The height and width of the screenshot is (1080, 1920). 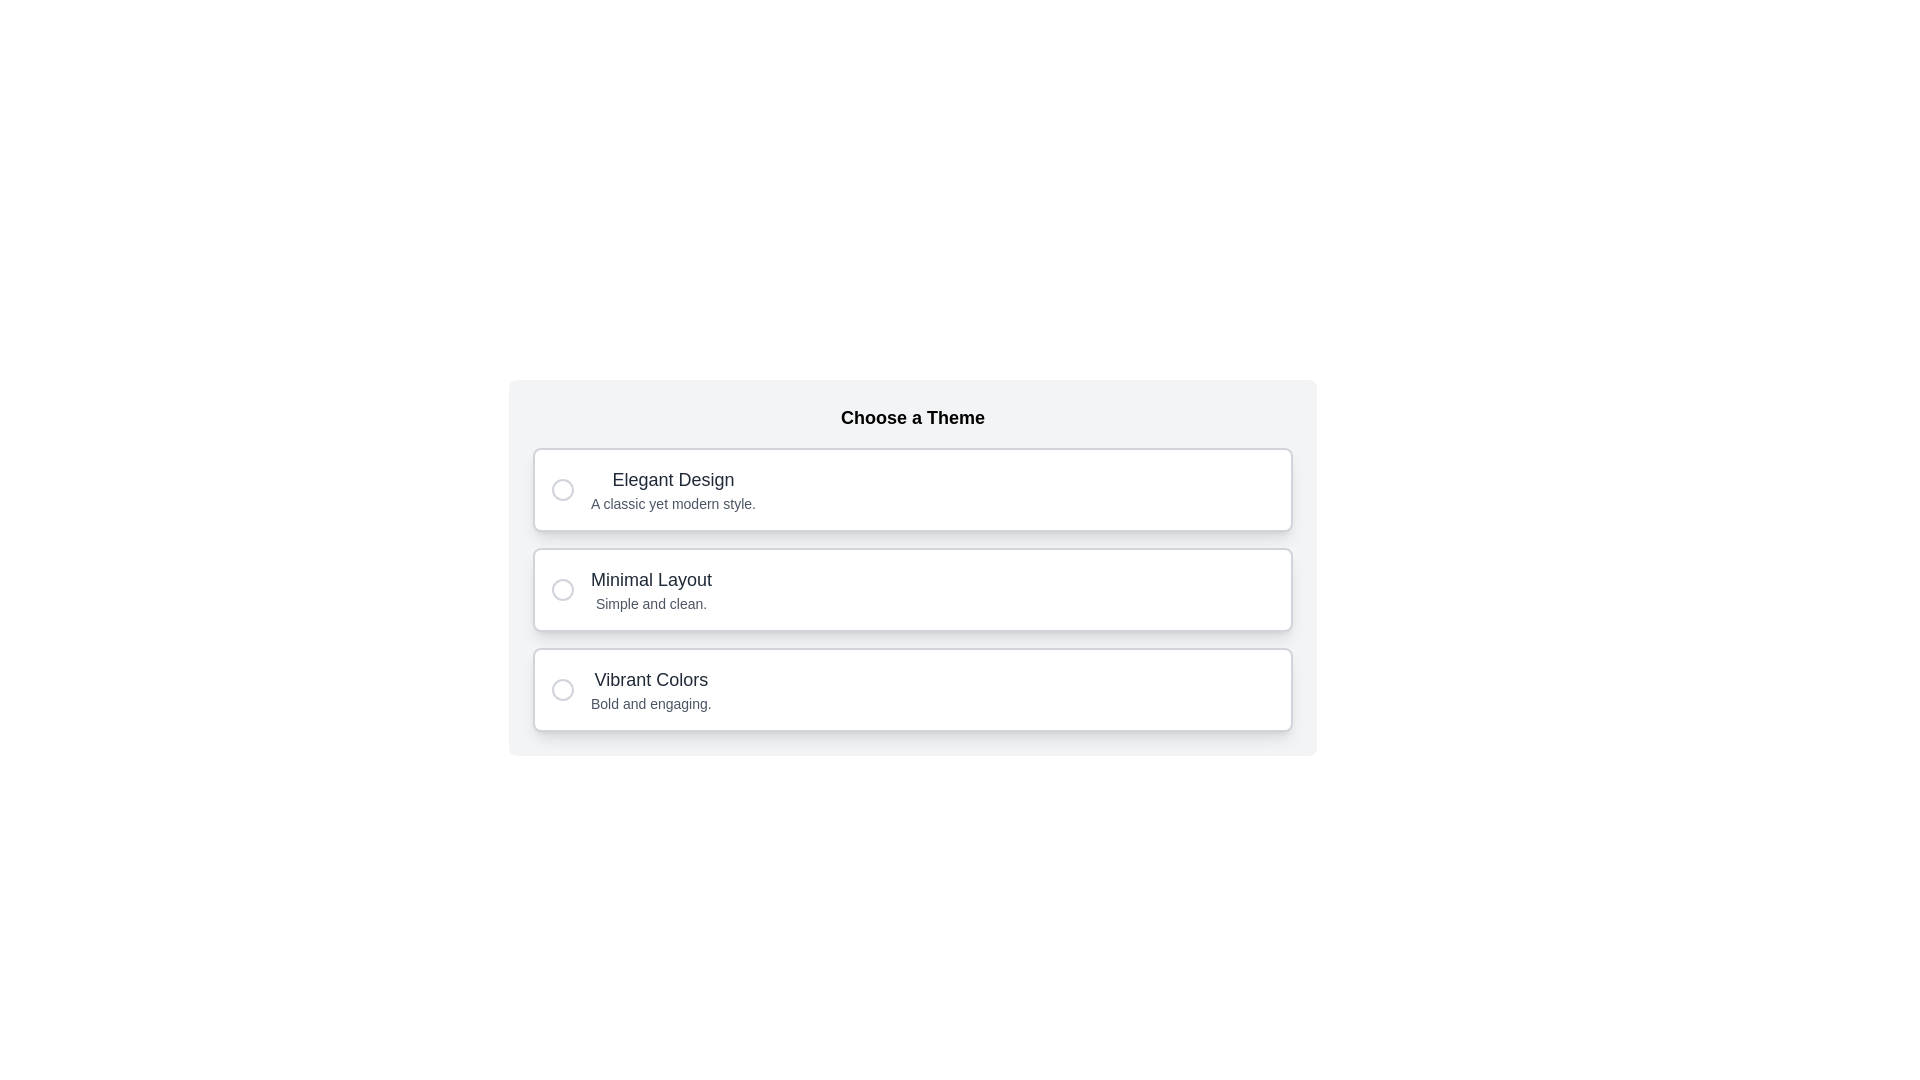 What do you see at coordinates (561, 589) in the screenshot?
I see `the first radio button associated with the 'Minimal Layout' option` at bounding box center [561, 589].